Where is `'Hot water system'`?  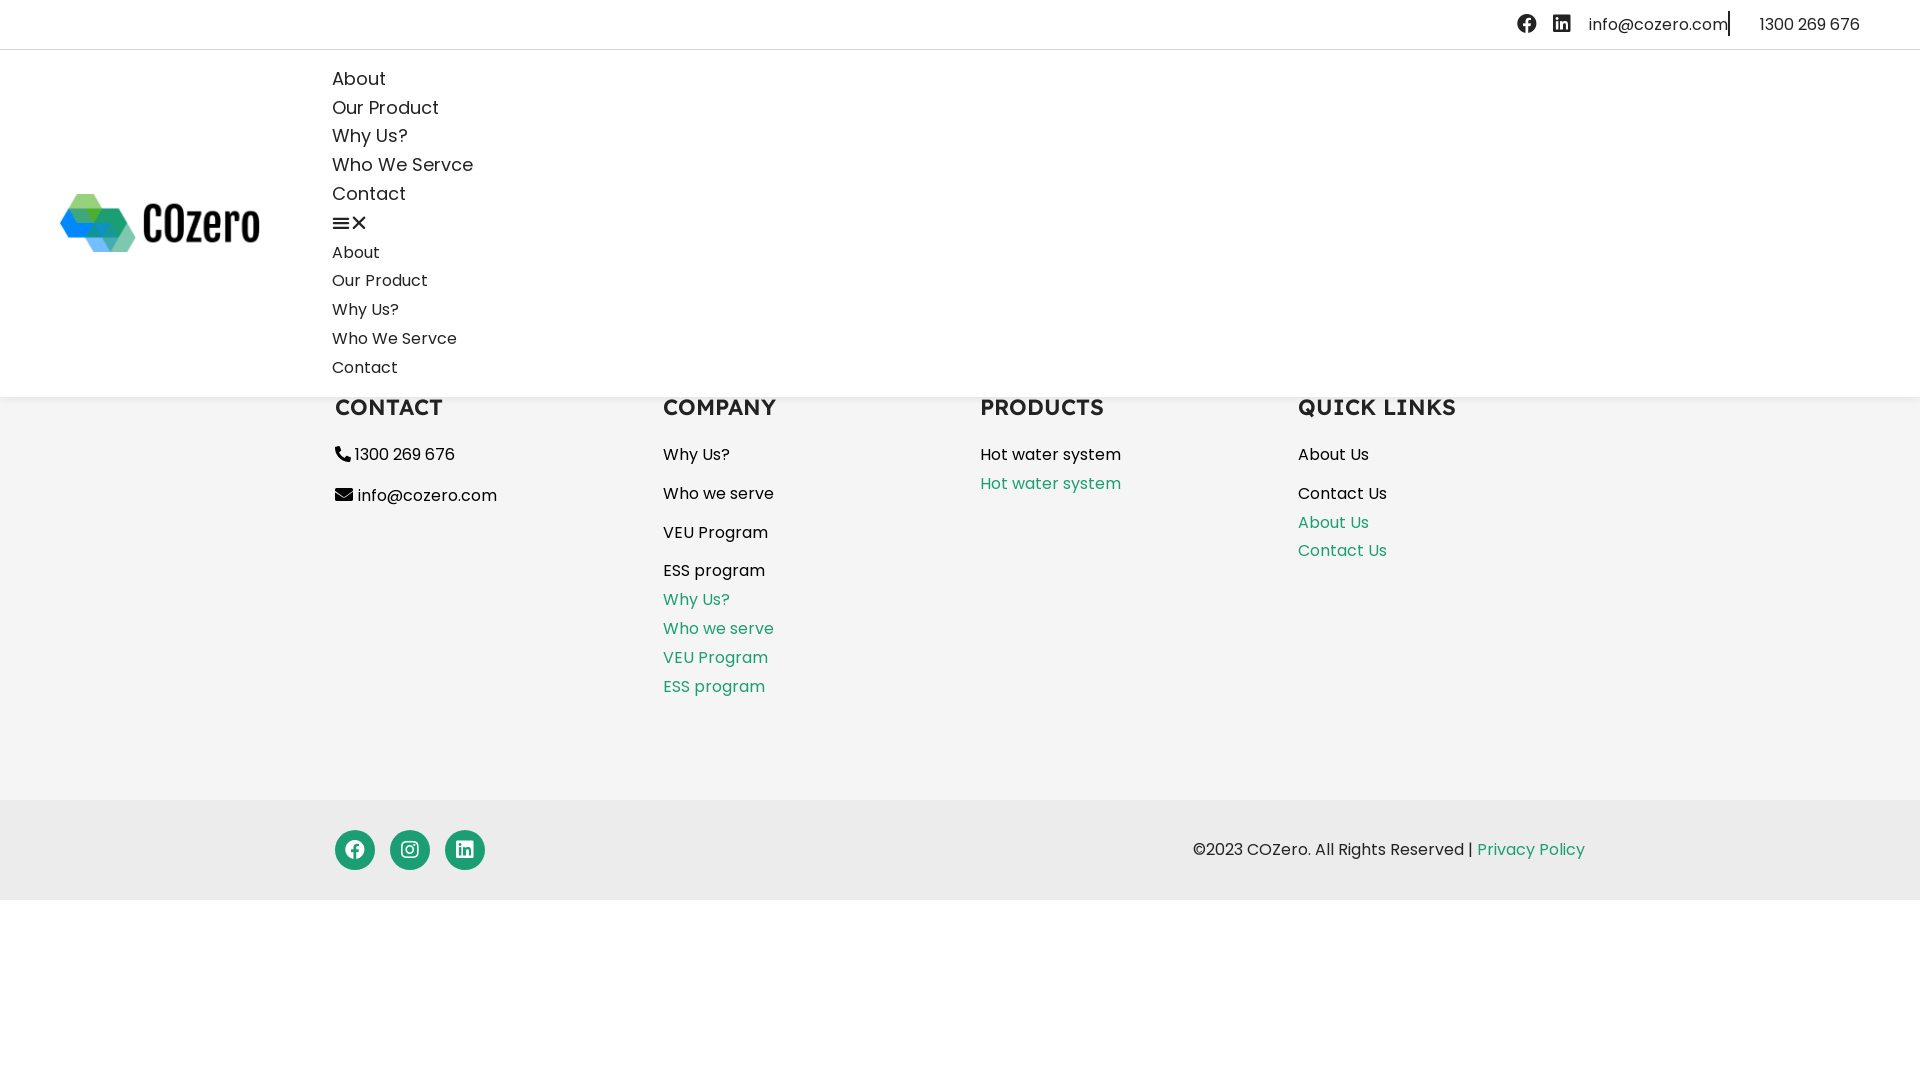 'Hot water system' is located at coordinates (1049, 483).